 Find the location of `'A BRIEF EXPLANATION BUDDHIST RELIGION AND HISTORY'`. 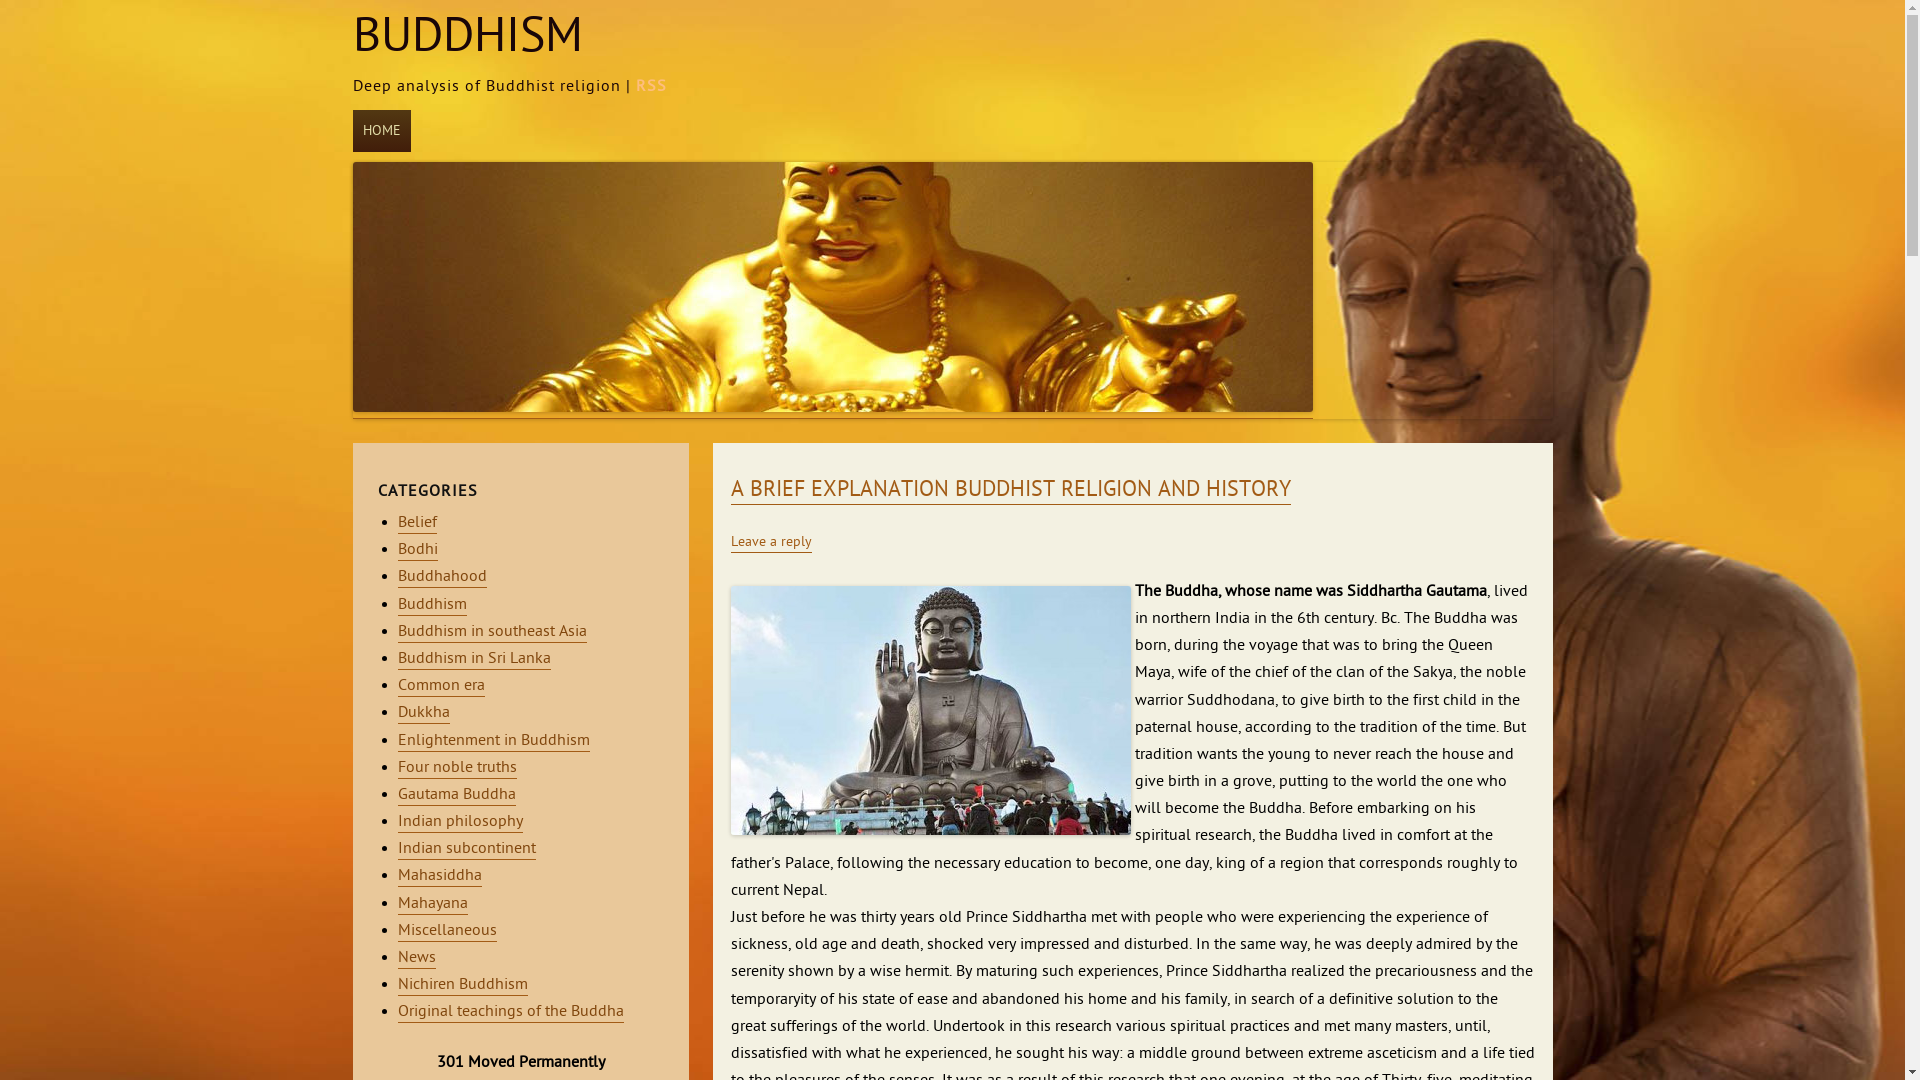

'A BRIEF EXPLANATION BUDDHIST RELIGION AND HISTORY' is located at coordinates (1009, 490).